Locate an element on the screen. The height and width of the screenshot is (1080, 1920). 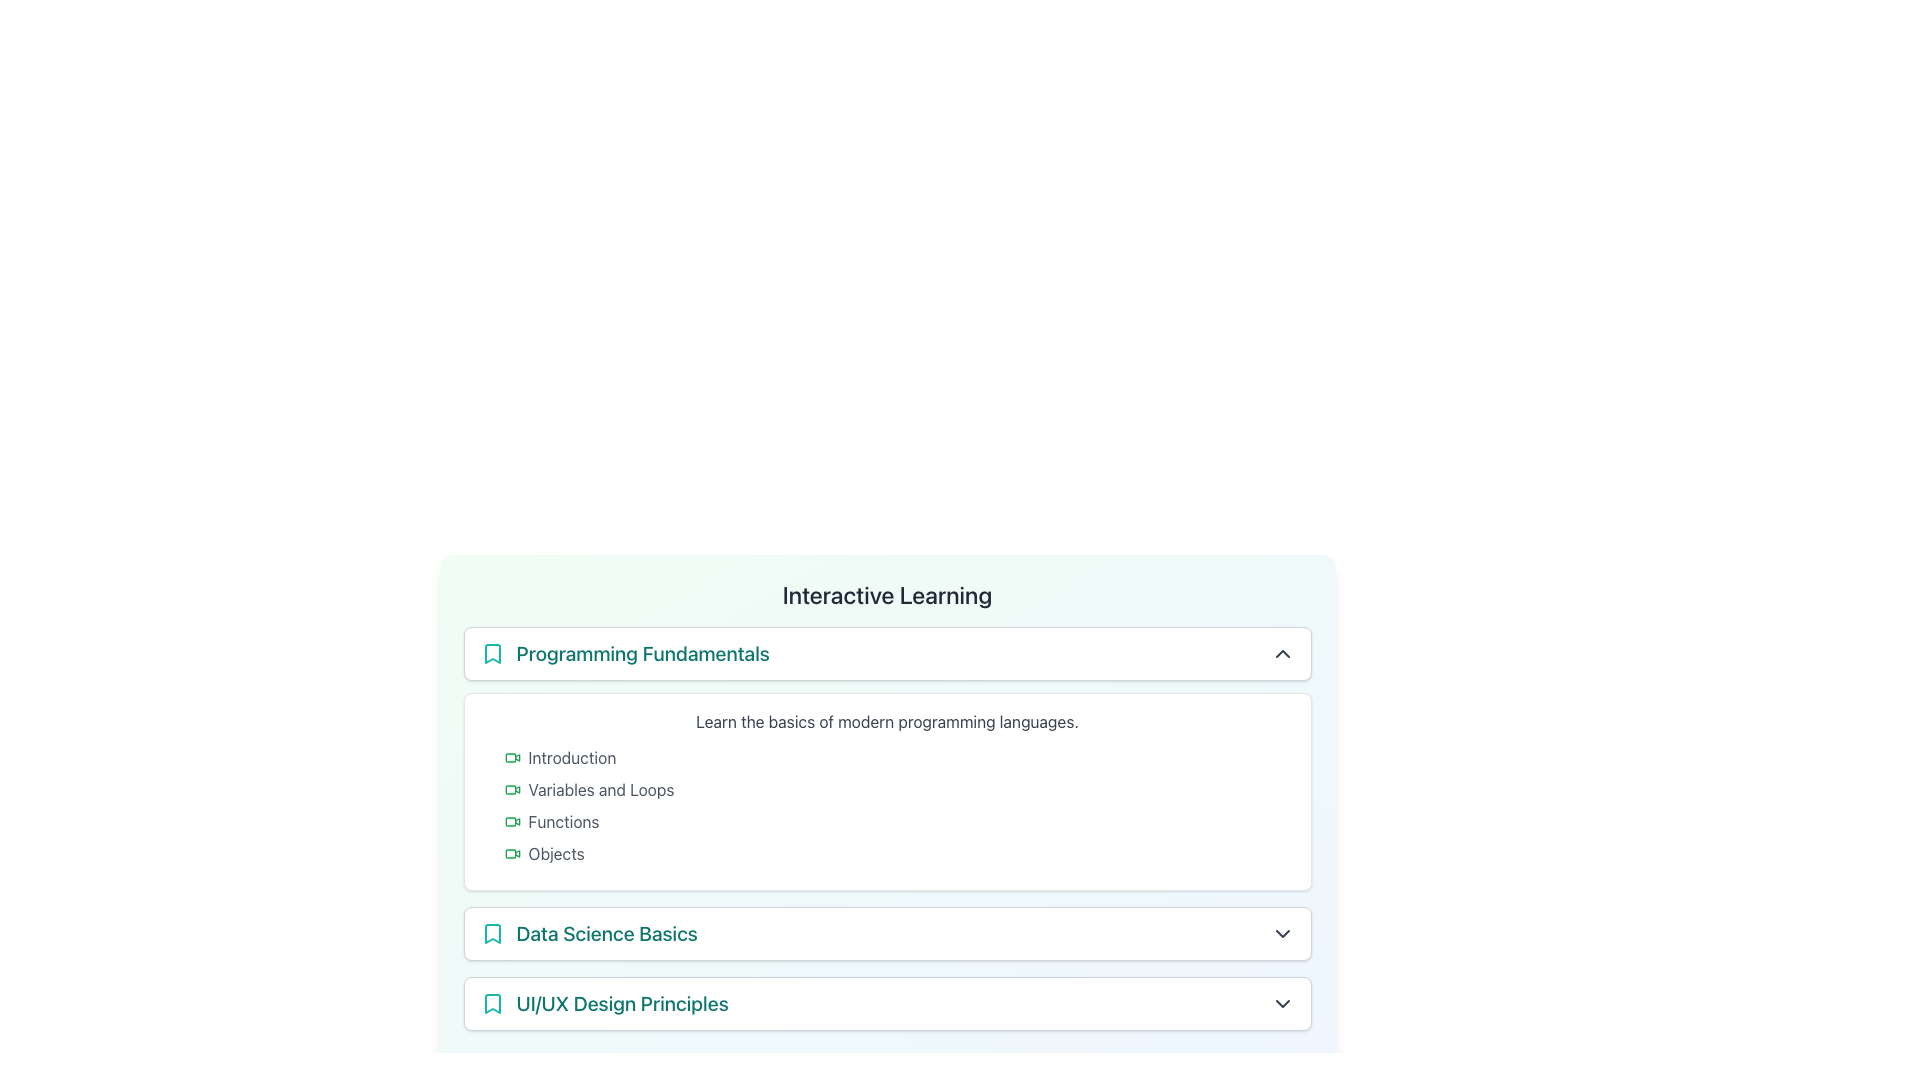
the navigation link labeled 'Functions' located directly below 'Variables and Loops' and above 'Objects' in the 'Programming Fundamentals' section is located at coordinates (563, 821).